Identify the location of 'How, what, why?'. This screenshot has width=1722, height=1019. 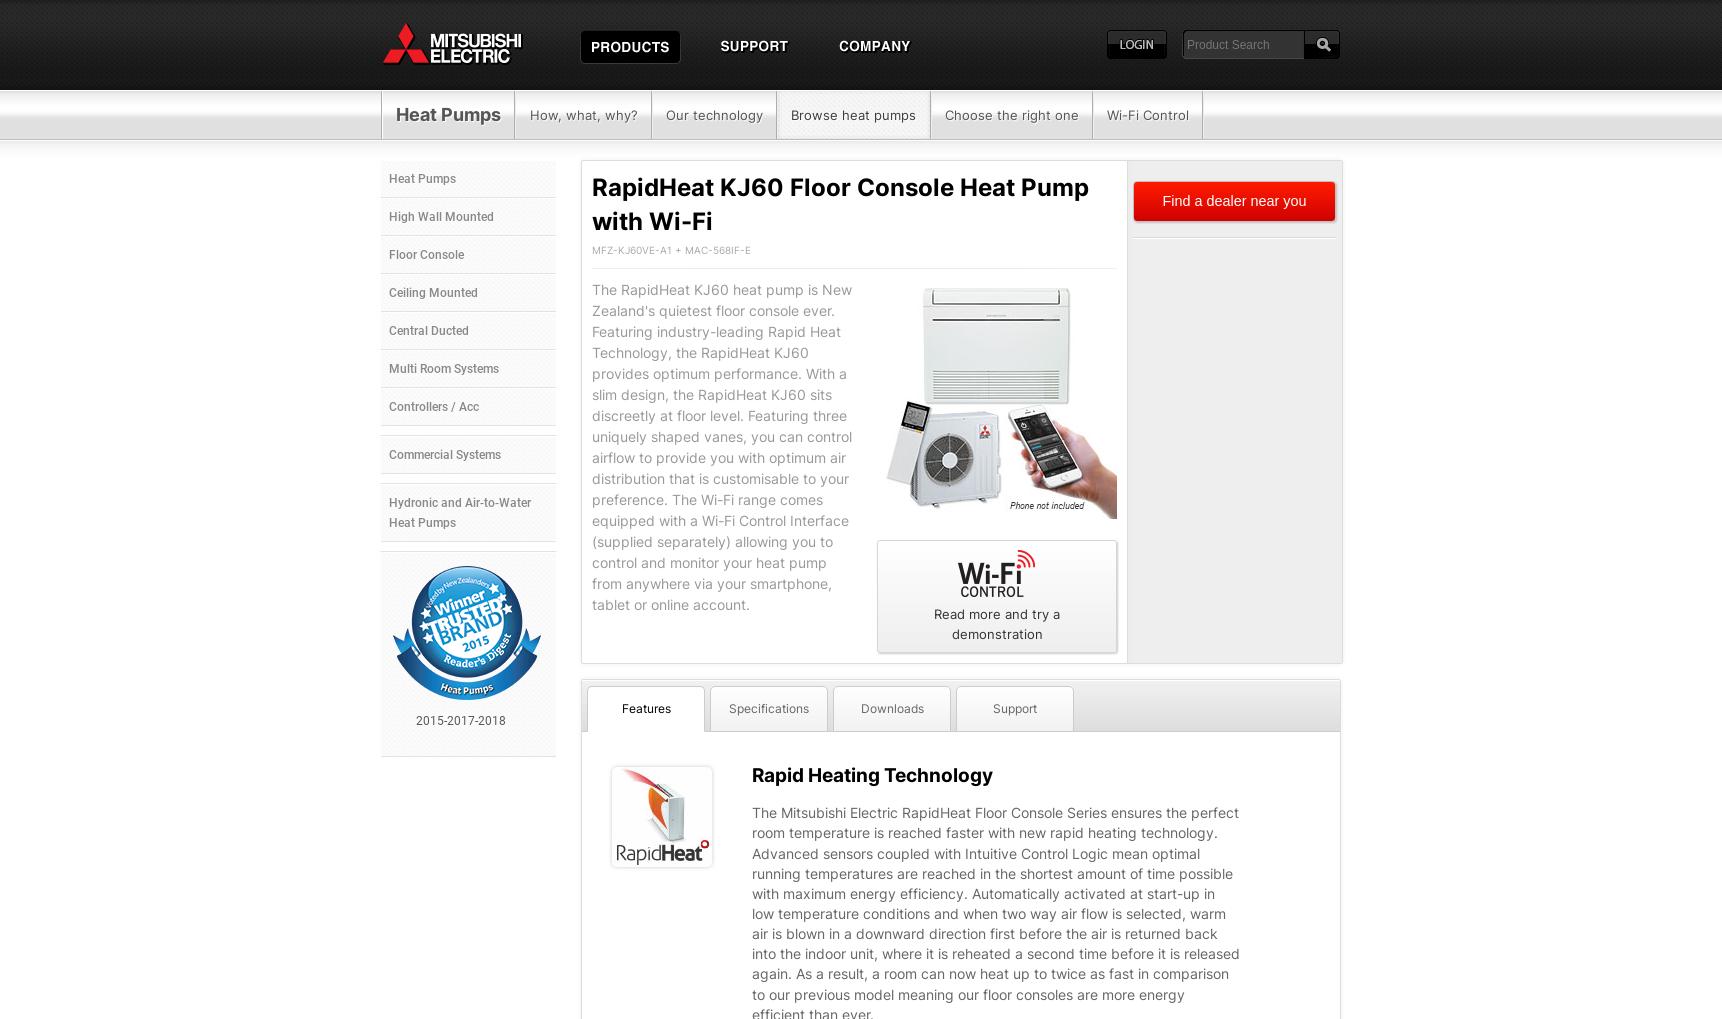
(582, 114).